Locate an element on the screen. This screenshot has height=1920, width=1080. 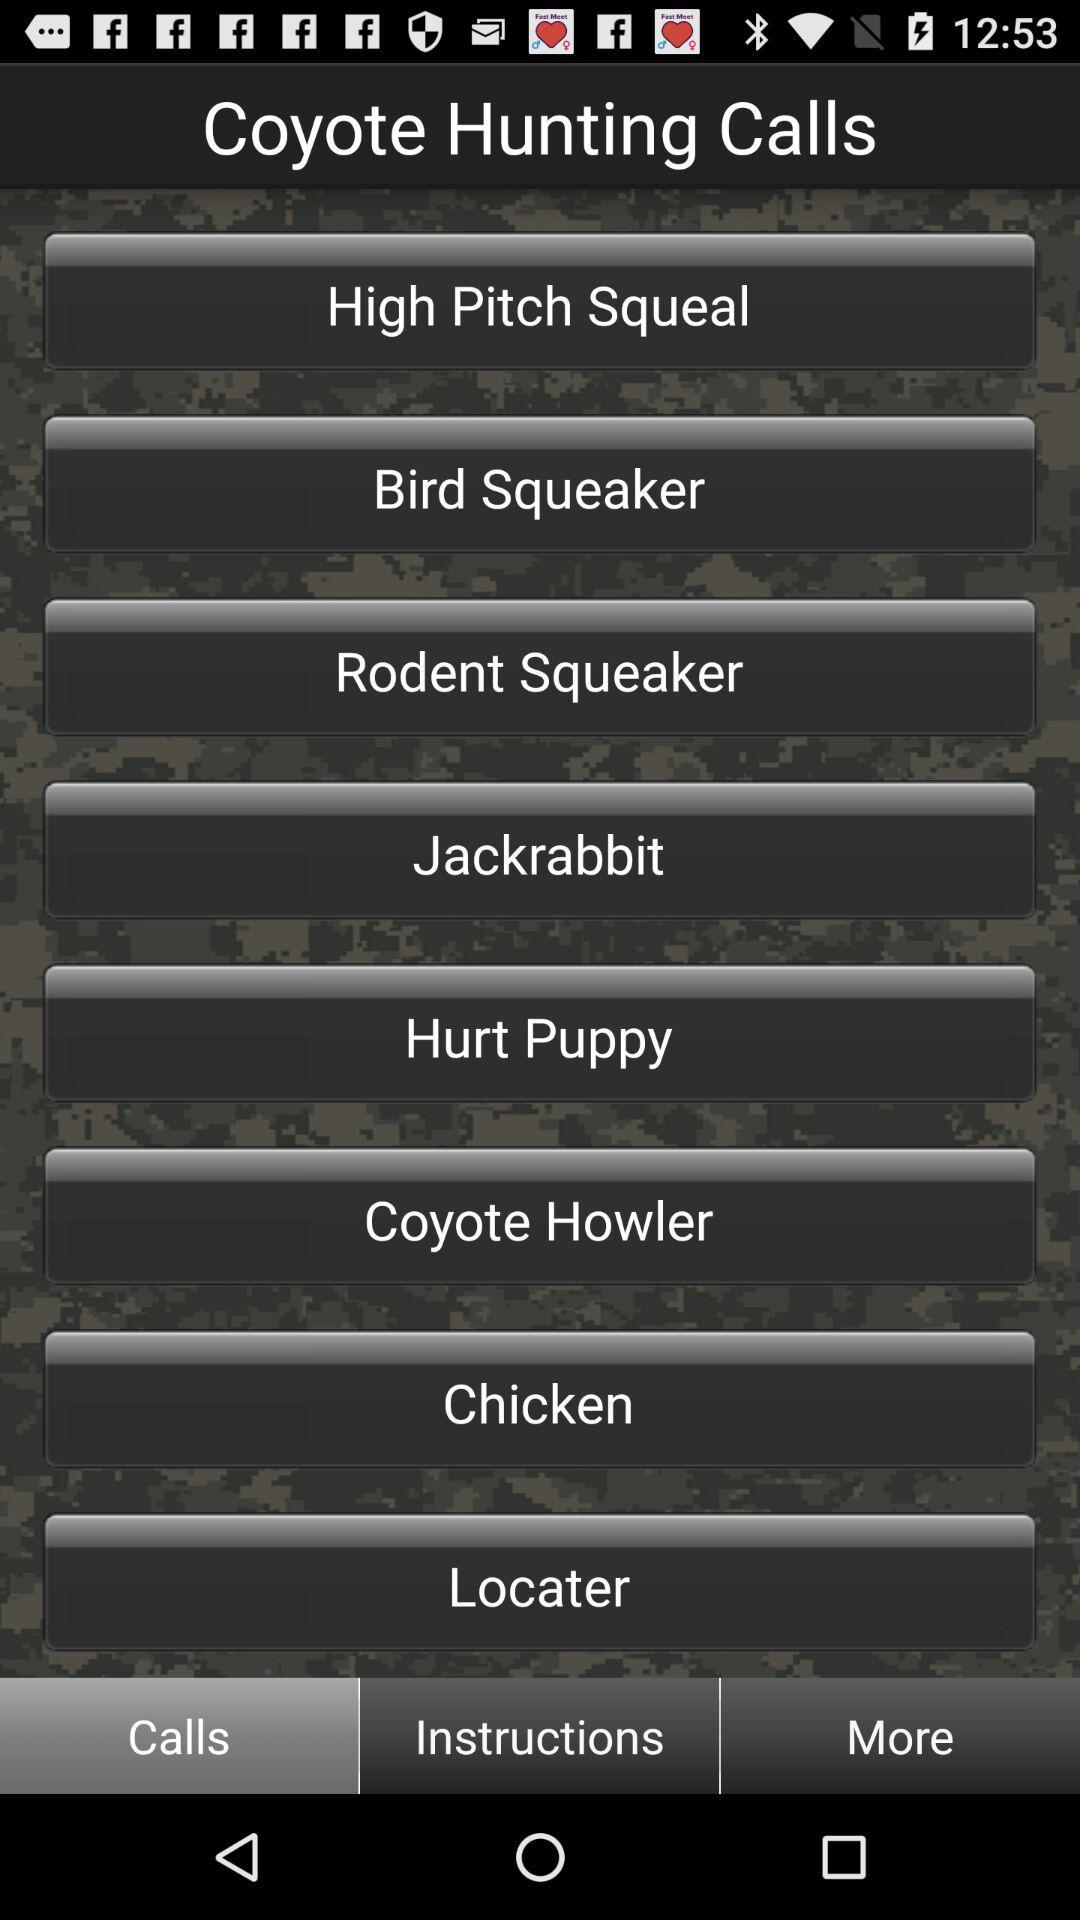
button below high pitch squeal is located at coordinates (540, 484).